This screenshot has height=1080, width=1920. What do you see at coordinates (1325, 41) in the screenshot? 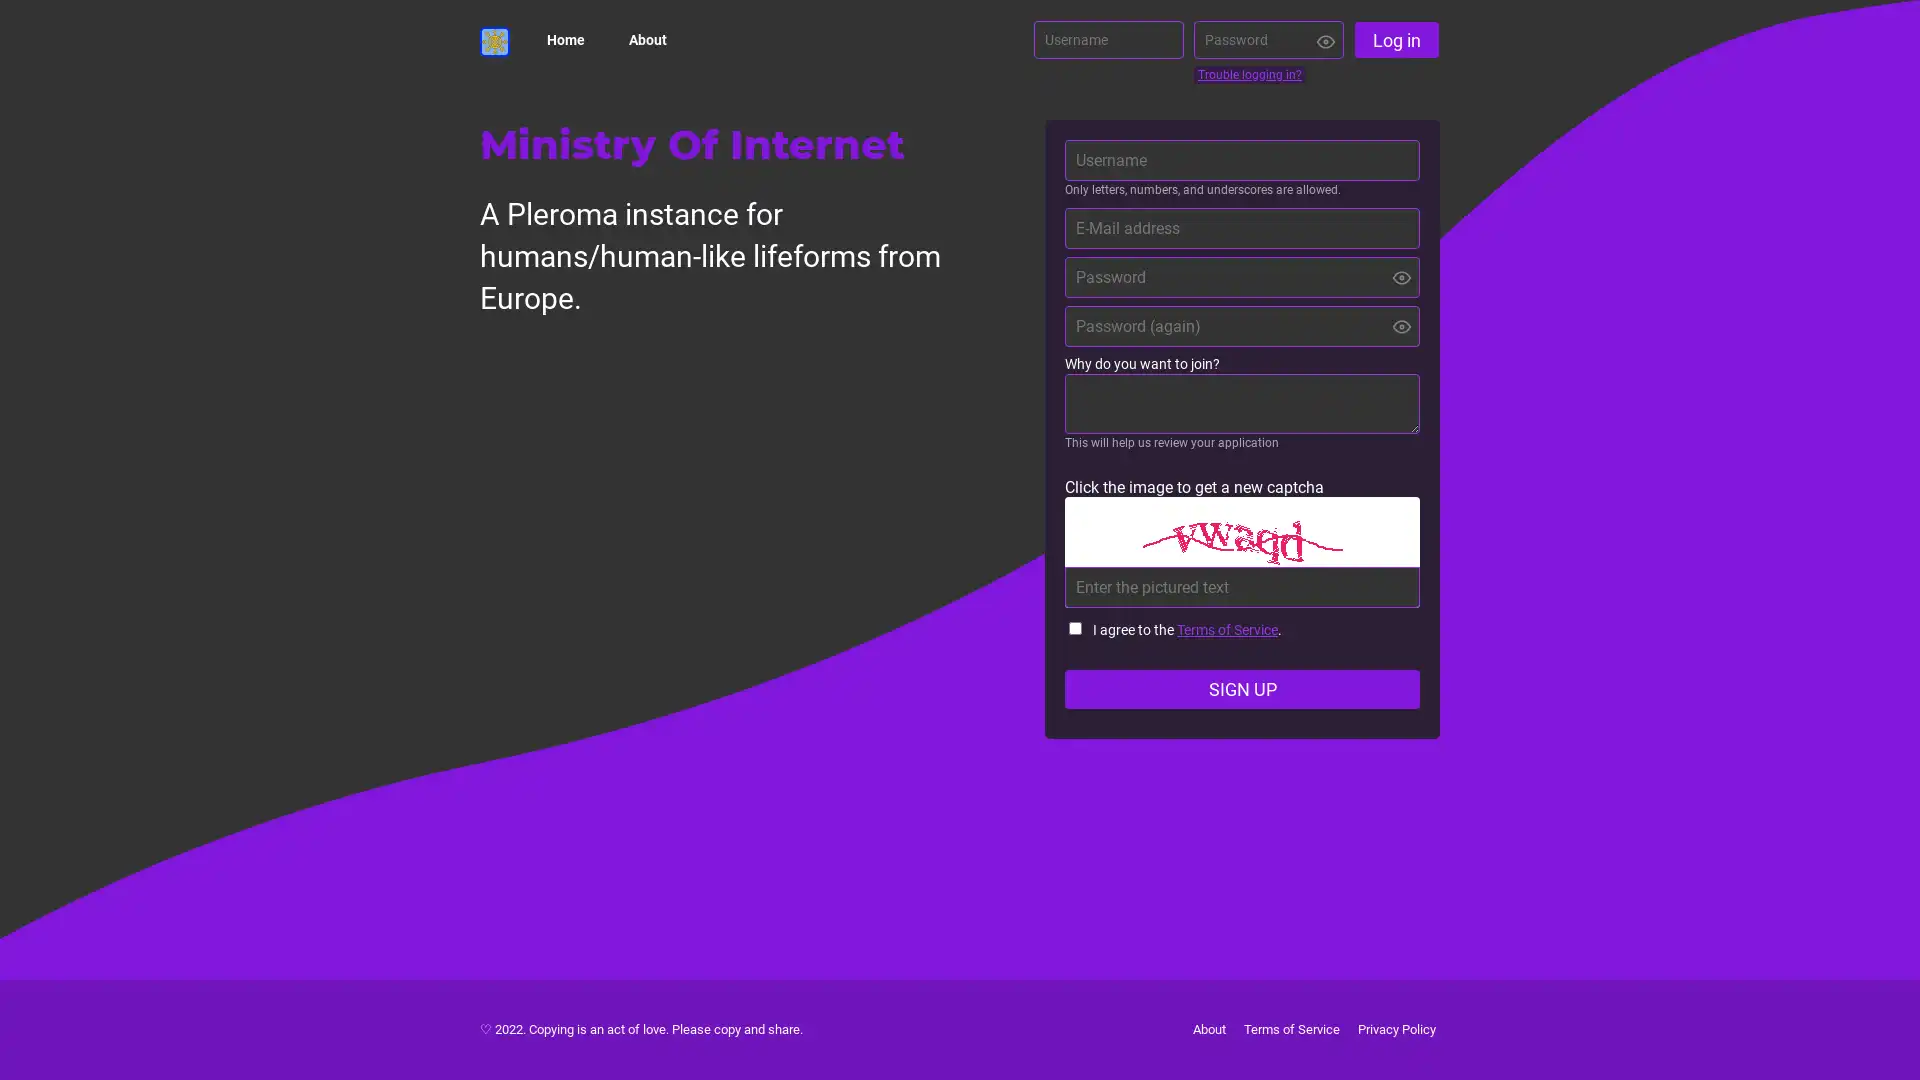
I see `Show password` at bounding box center [1325, 41].